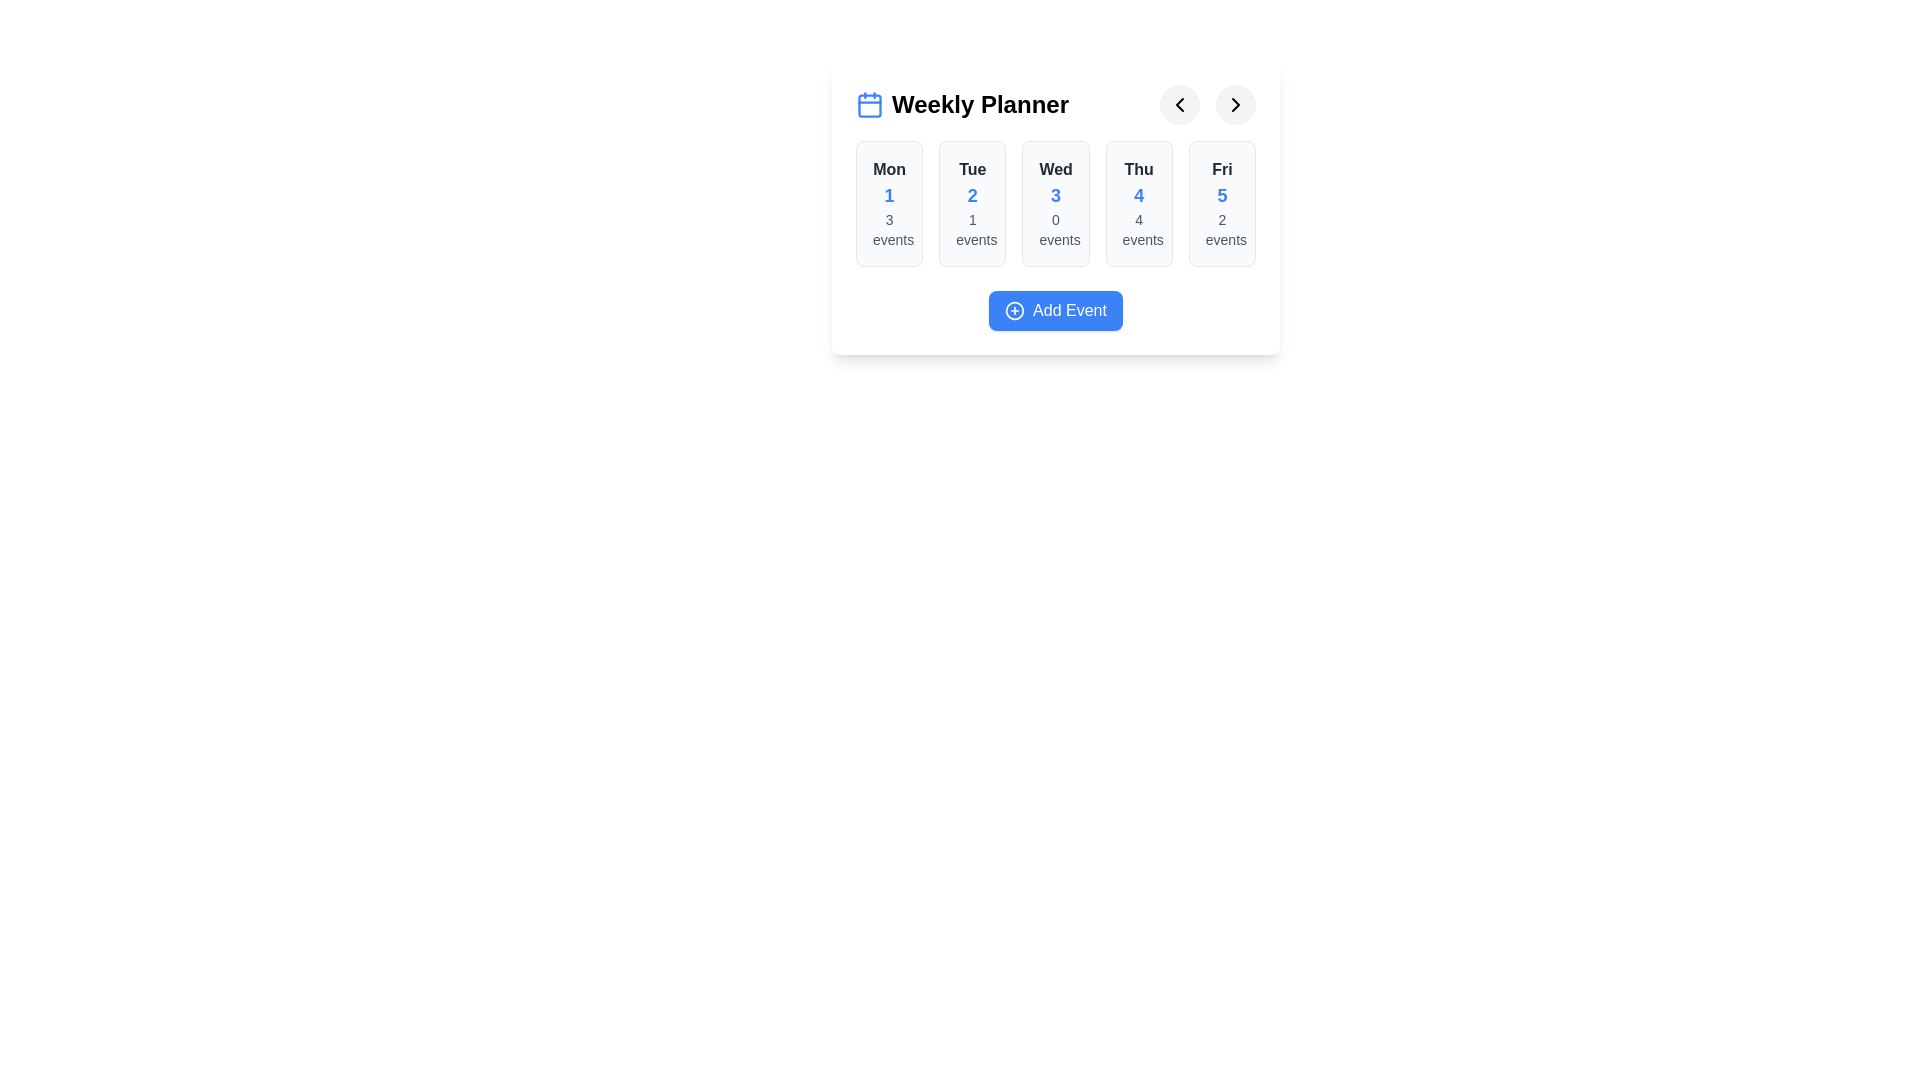 The width and height of the screenshot is (1920, 1080). I want to click on the next navigation button to navigate between weeks, so click(1235, 104).